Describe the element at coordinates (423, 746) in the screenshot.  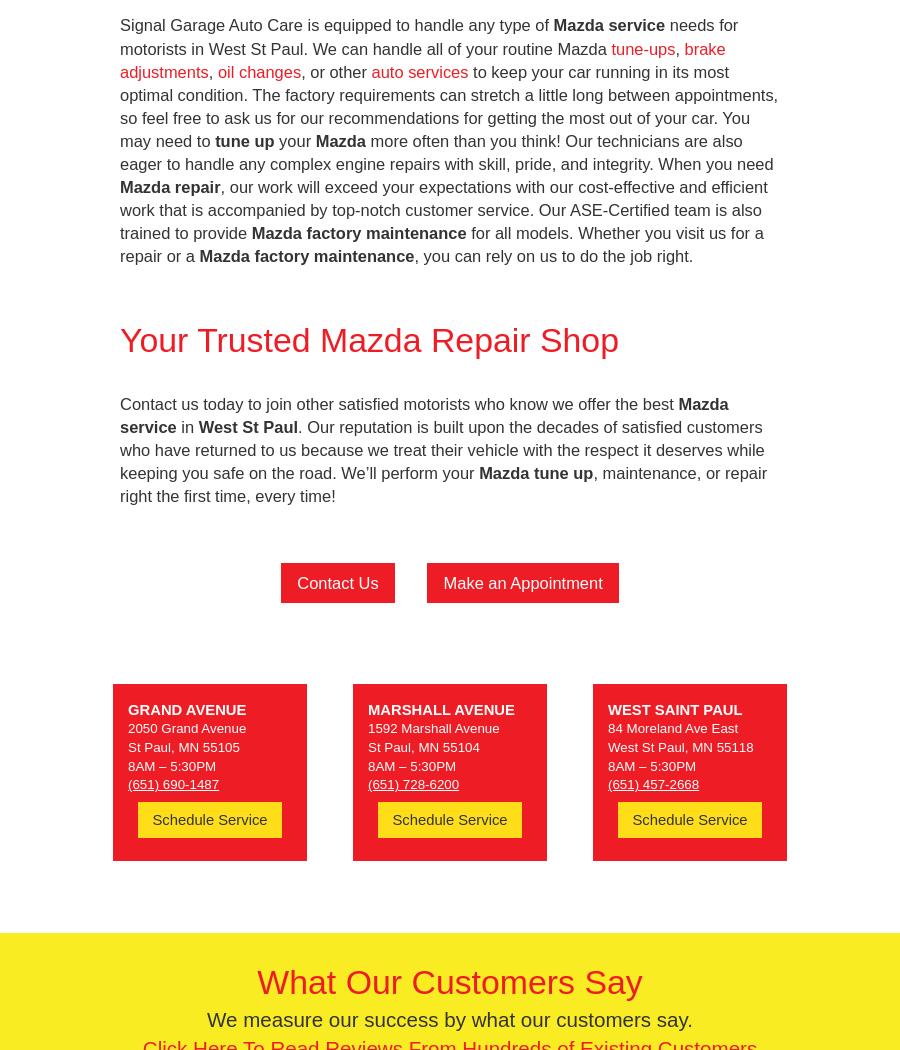
I see `'St Paul, MN 55104'` at that location.